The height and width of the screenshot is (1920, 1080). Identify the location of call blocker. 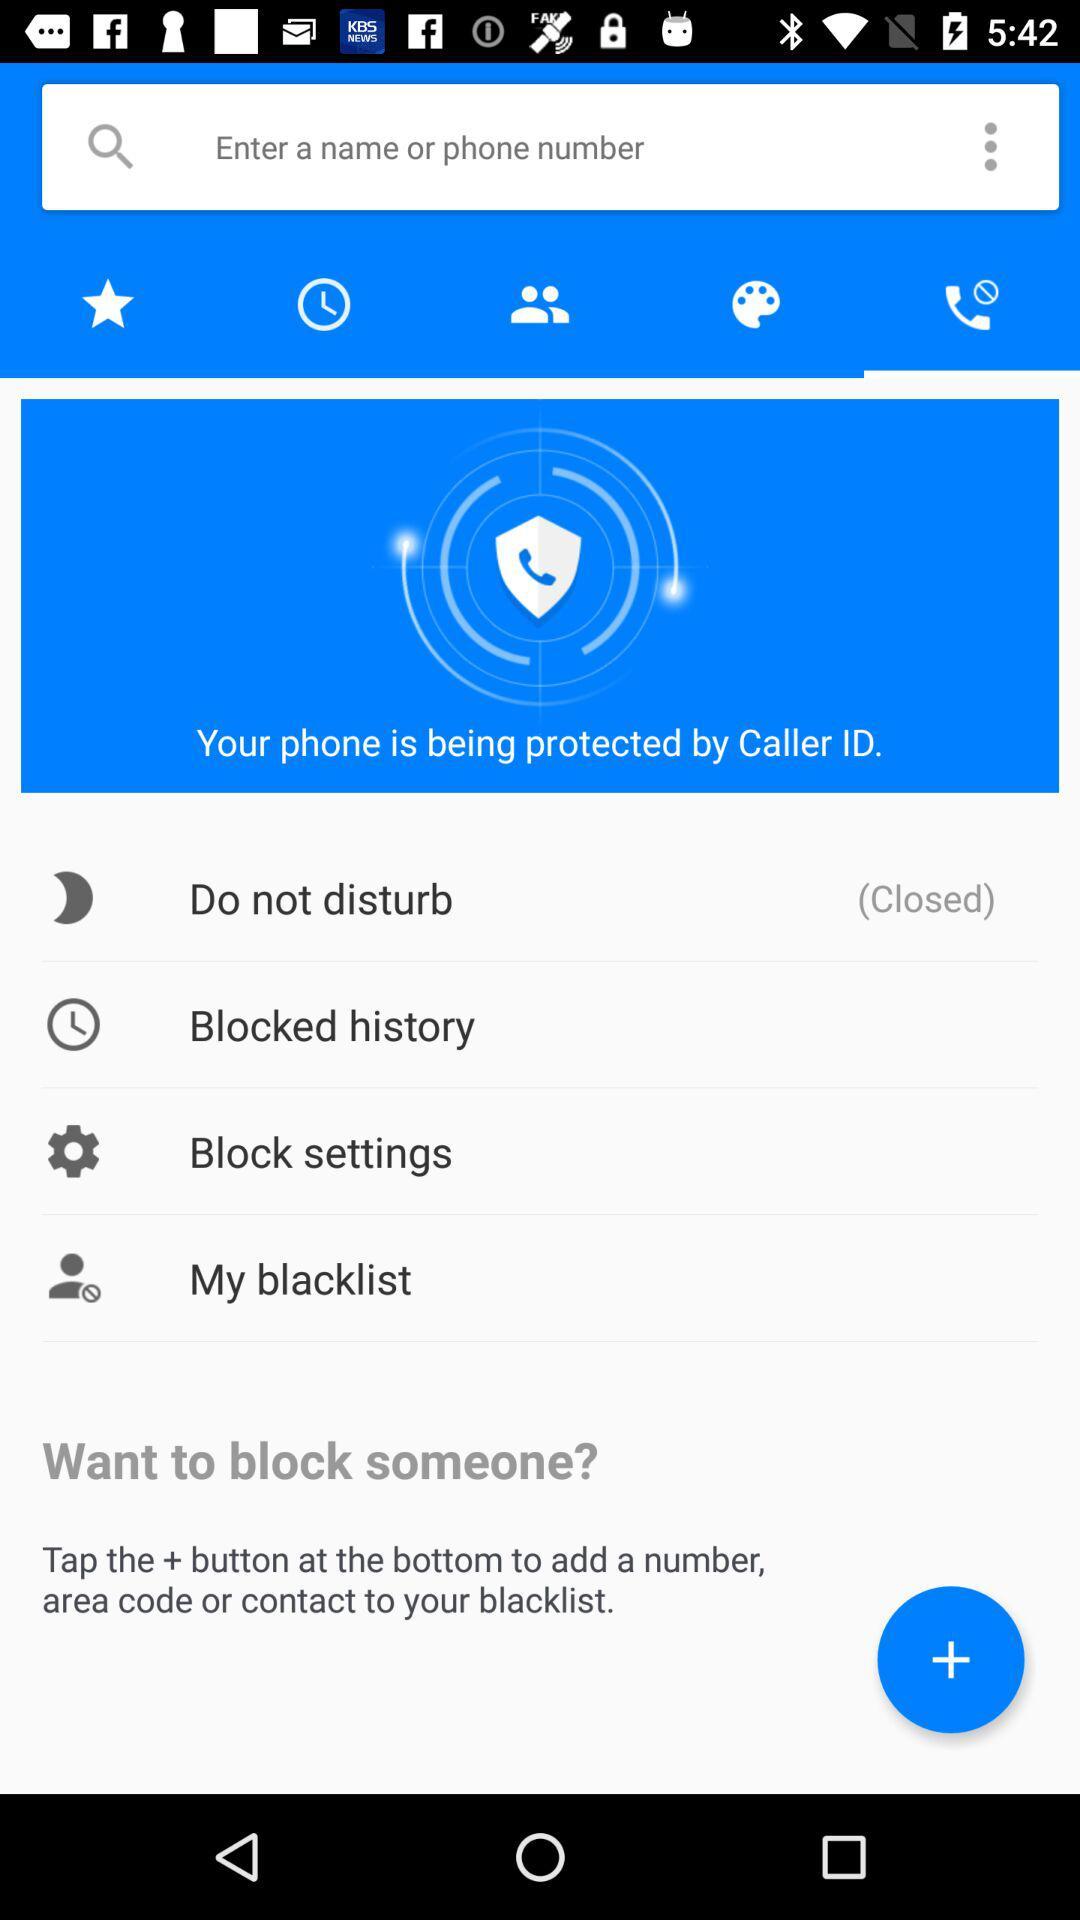
(971, 303).